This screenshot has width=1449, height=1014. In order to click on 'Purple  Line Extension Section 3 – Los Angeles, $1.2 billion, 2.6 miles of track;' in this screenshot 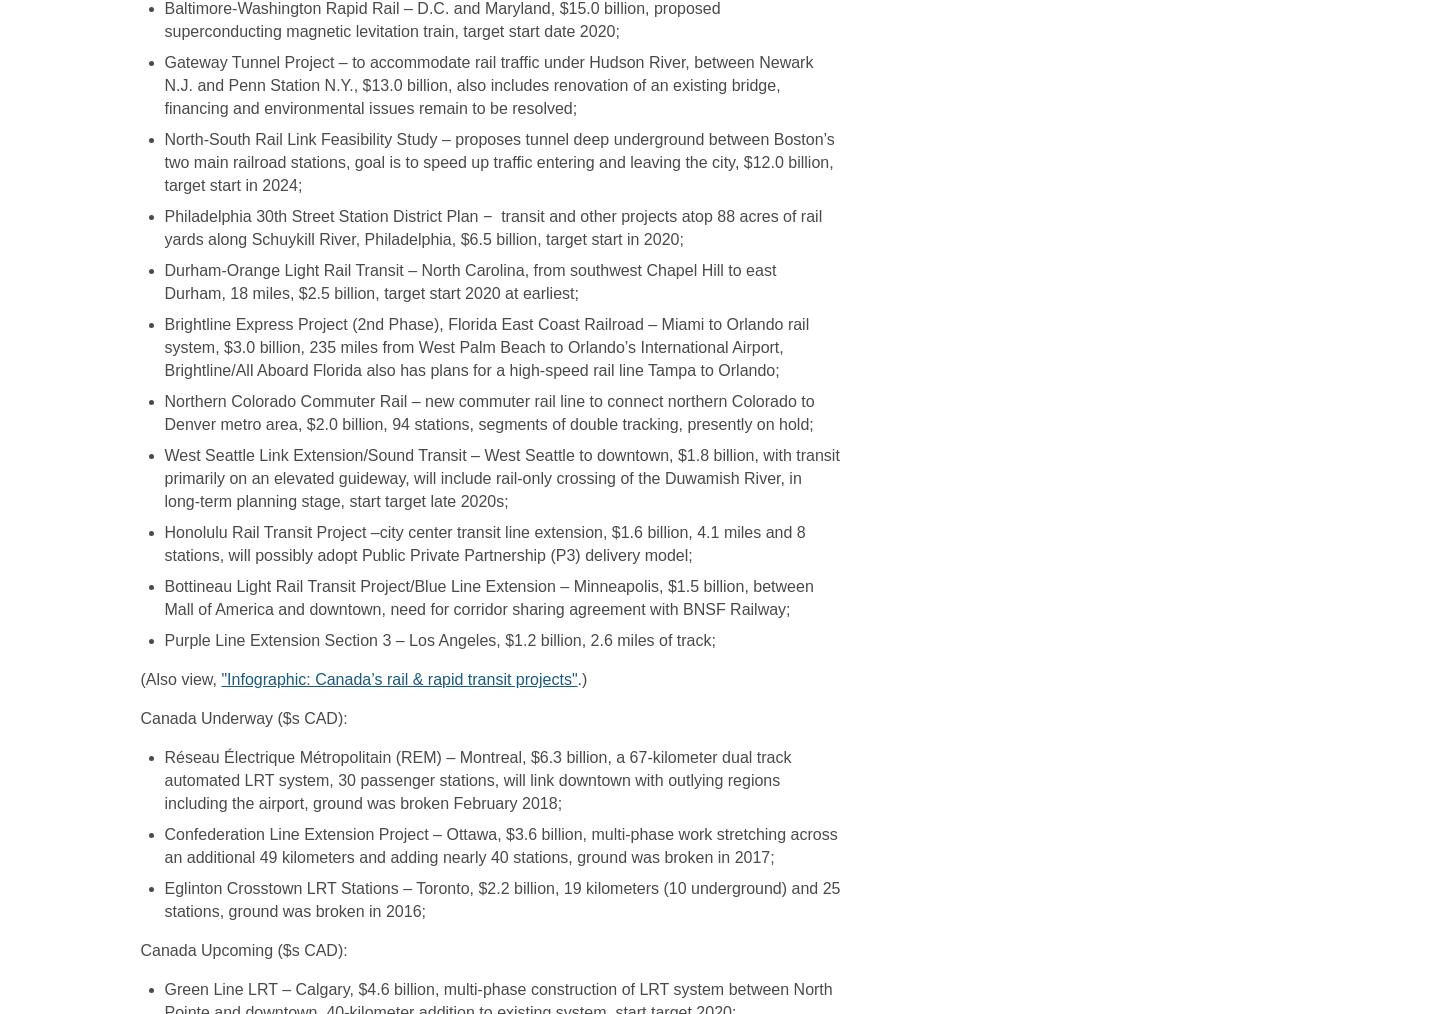, I will do `click(163, 640)`.